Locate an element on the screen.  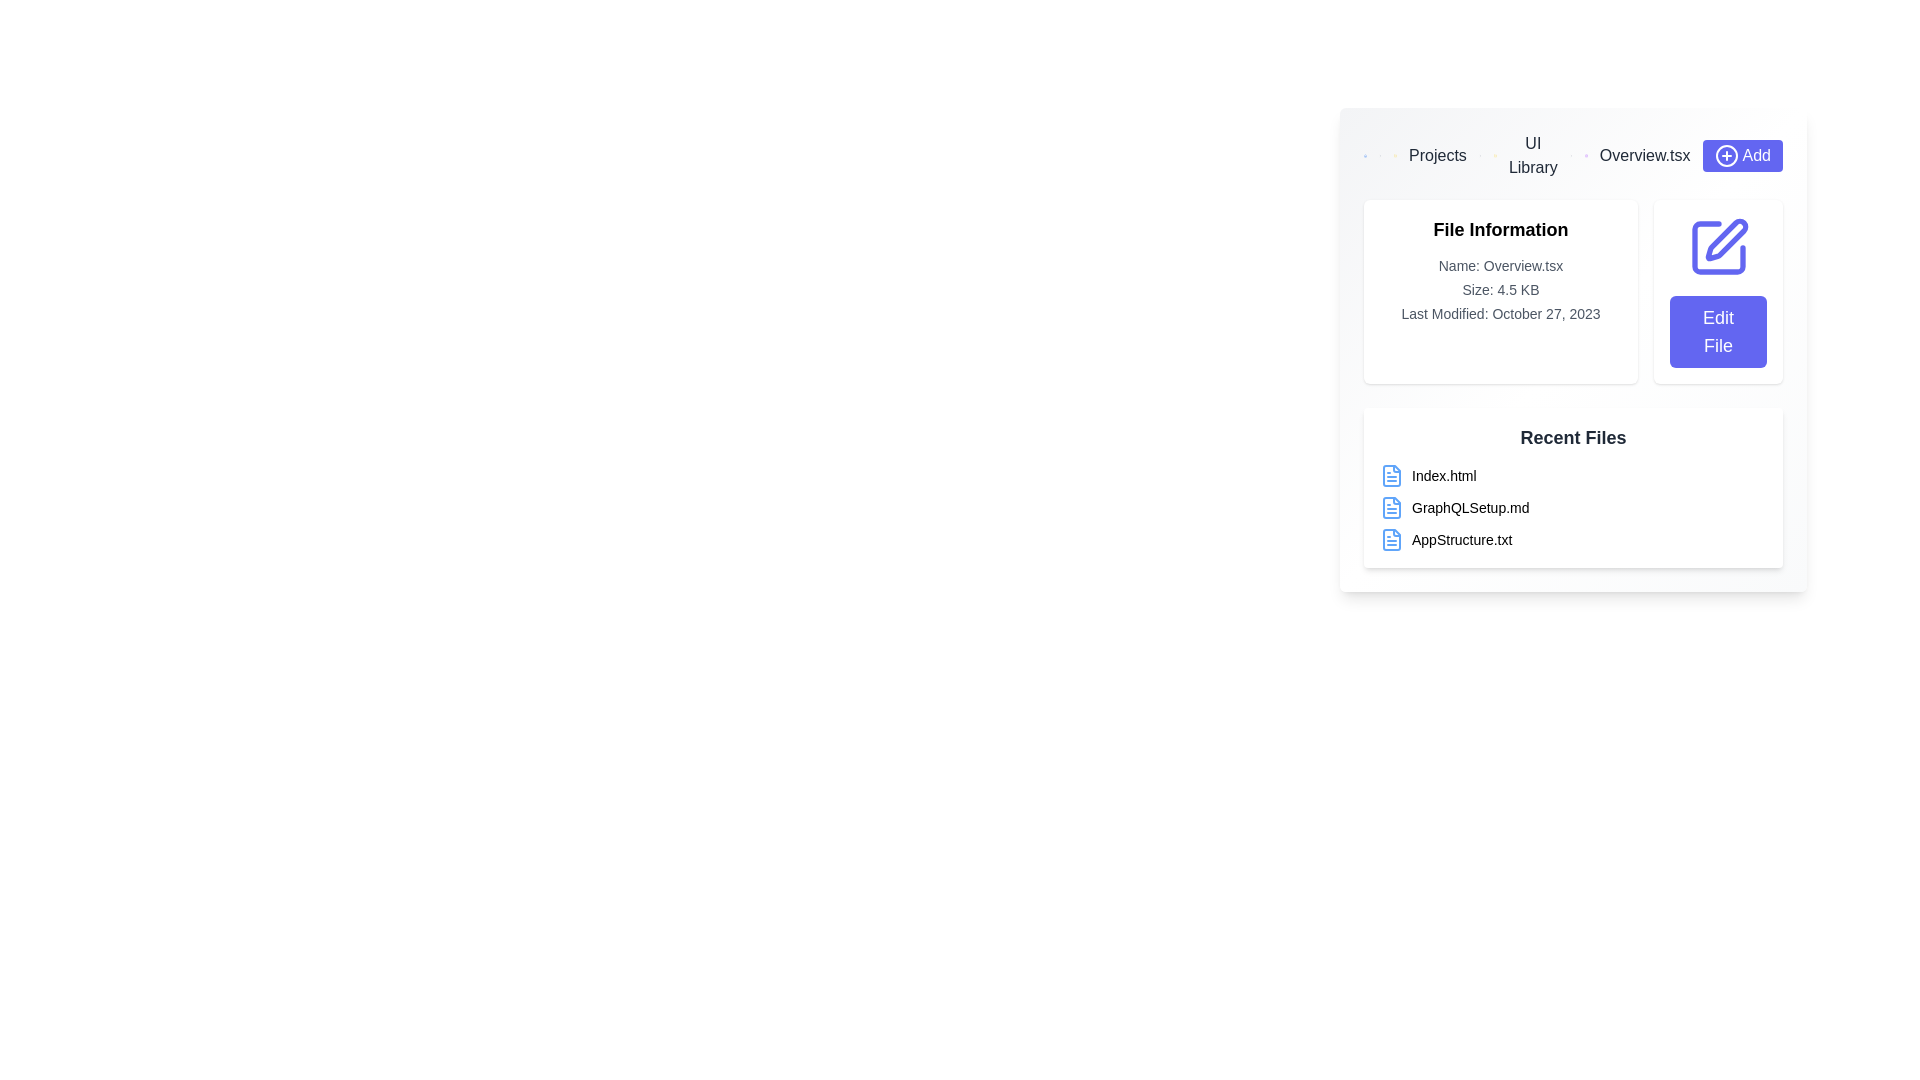
information displayed in the Text Display element located in the 'File Information' section, positioned below the heading 'File Information' is located at coordinates (1501, 289).